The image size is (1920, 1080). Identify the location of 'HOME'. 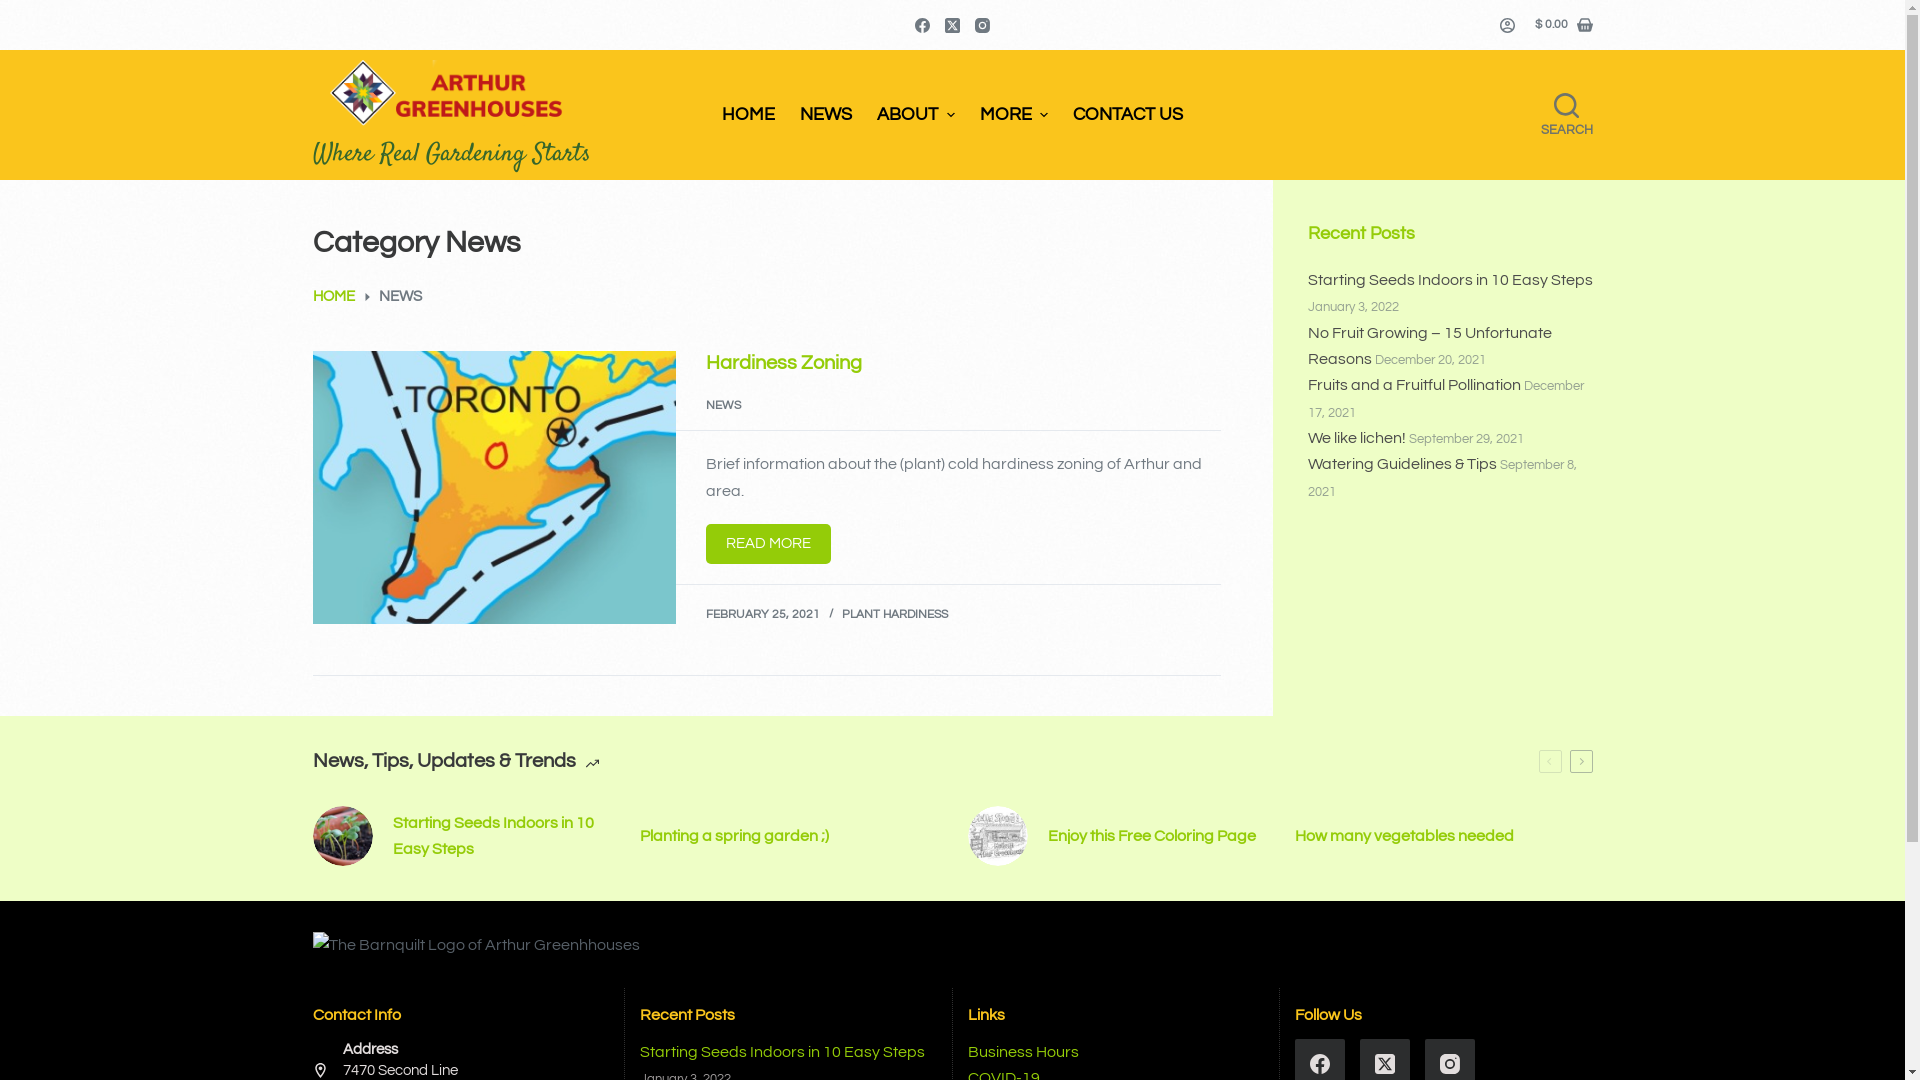
(311, 297).